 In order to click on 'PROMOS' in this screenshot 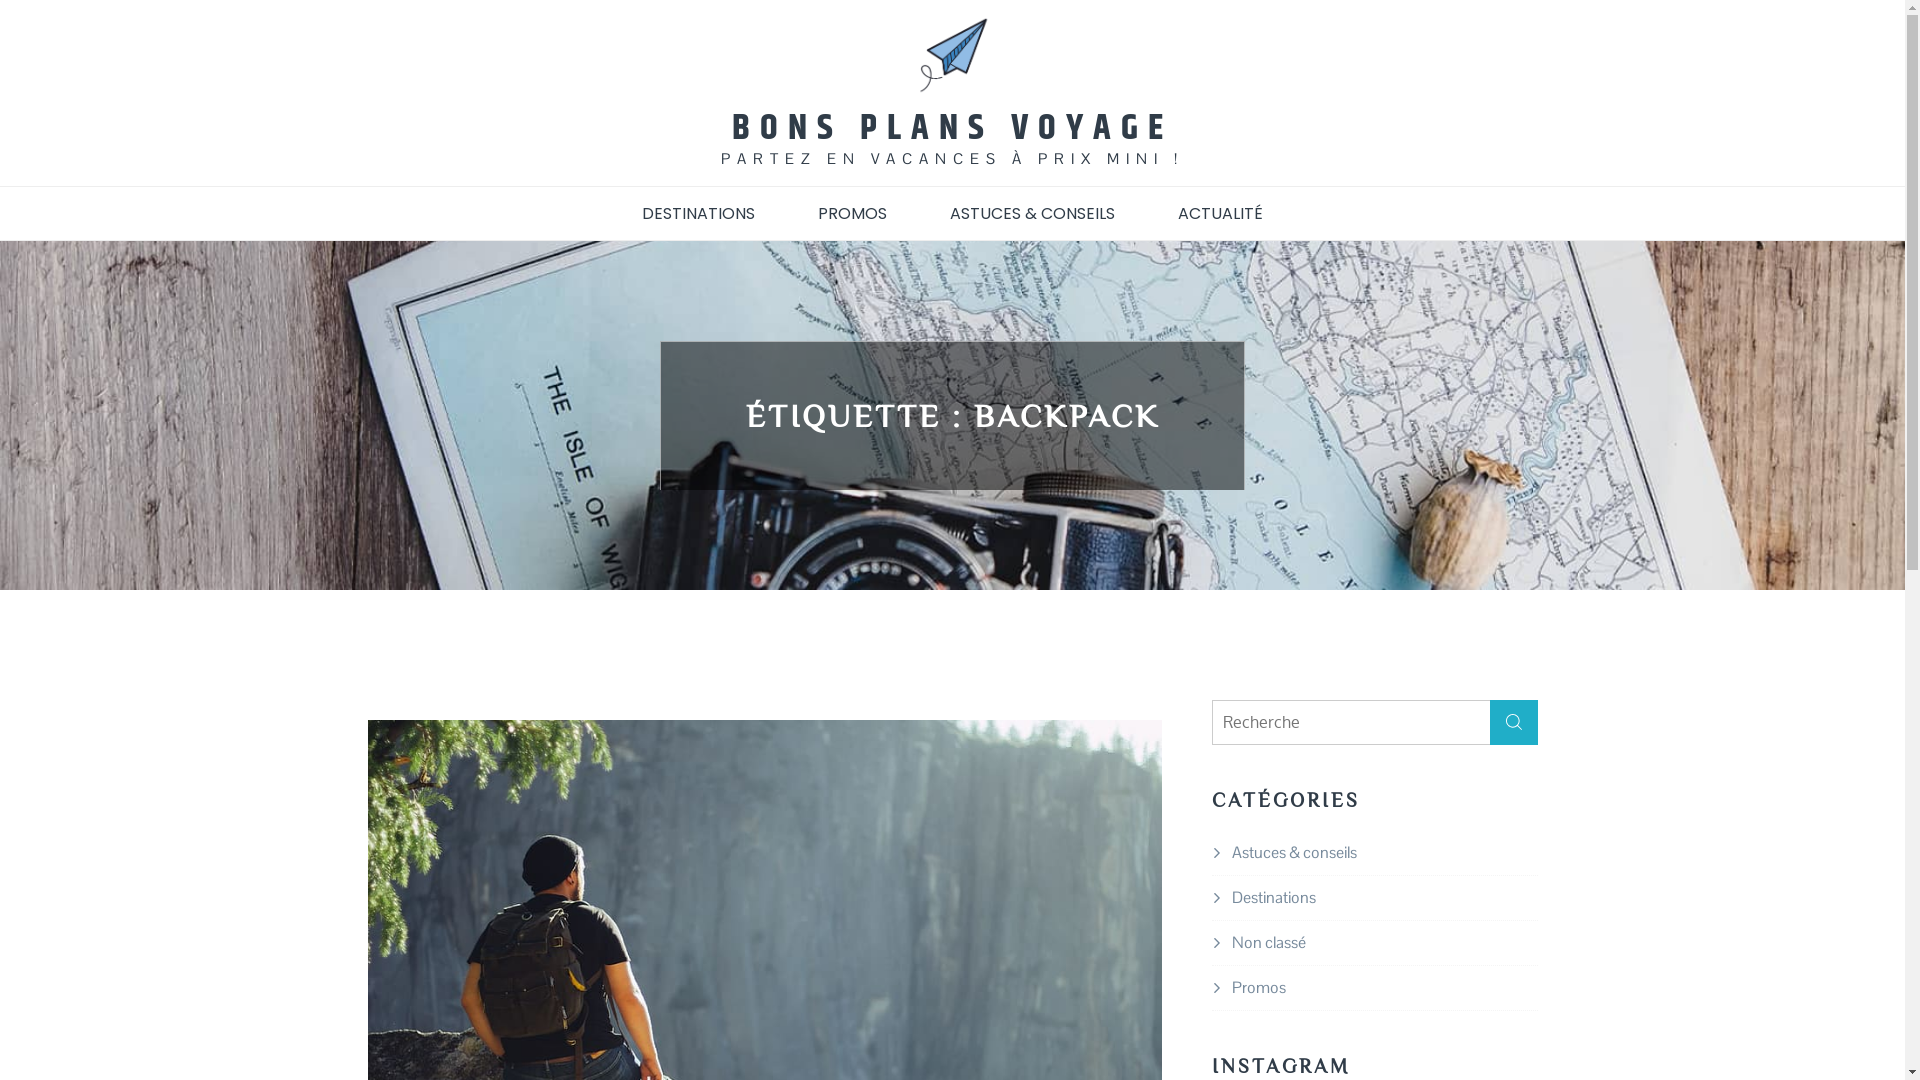, I will do `click(852, 212)`.